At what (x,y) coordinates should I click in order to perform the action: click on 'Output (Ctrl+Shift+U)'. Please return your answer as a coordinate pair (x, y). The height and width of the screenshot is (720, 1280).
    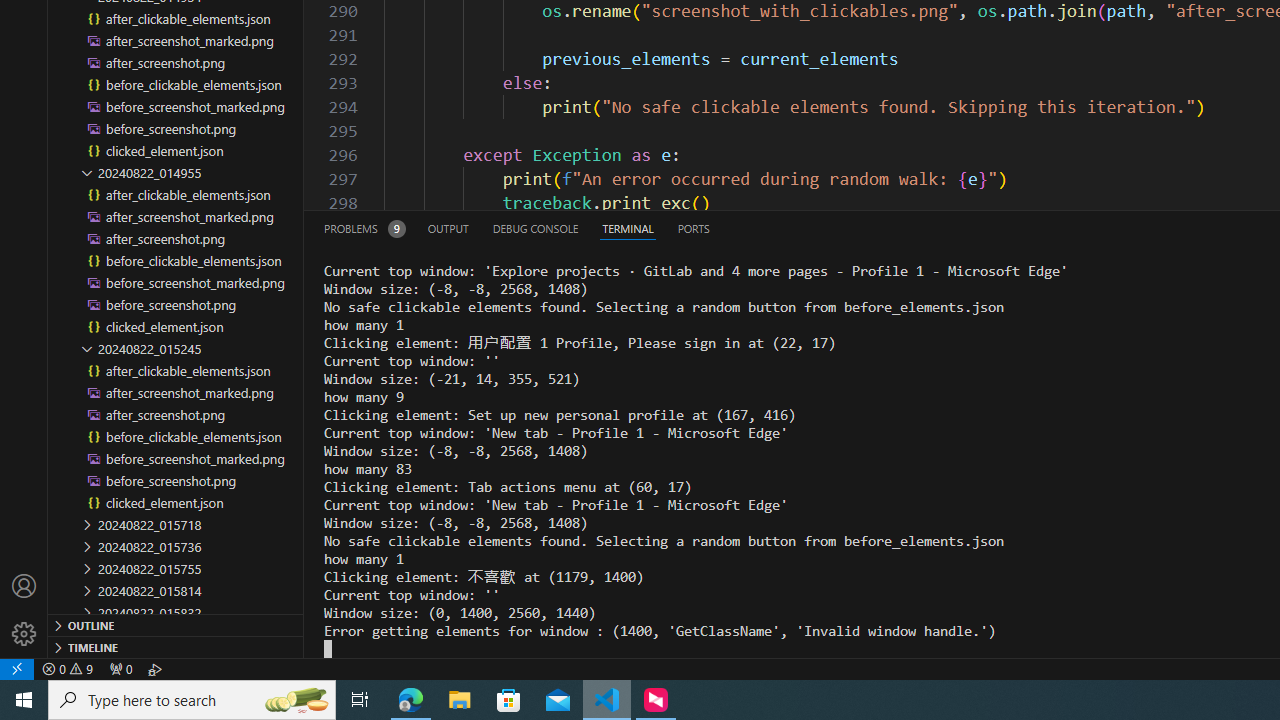
    Looking at the image, I should click on (447, 227).